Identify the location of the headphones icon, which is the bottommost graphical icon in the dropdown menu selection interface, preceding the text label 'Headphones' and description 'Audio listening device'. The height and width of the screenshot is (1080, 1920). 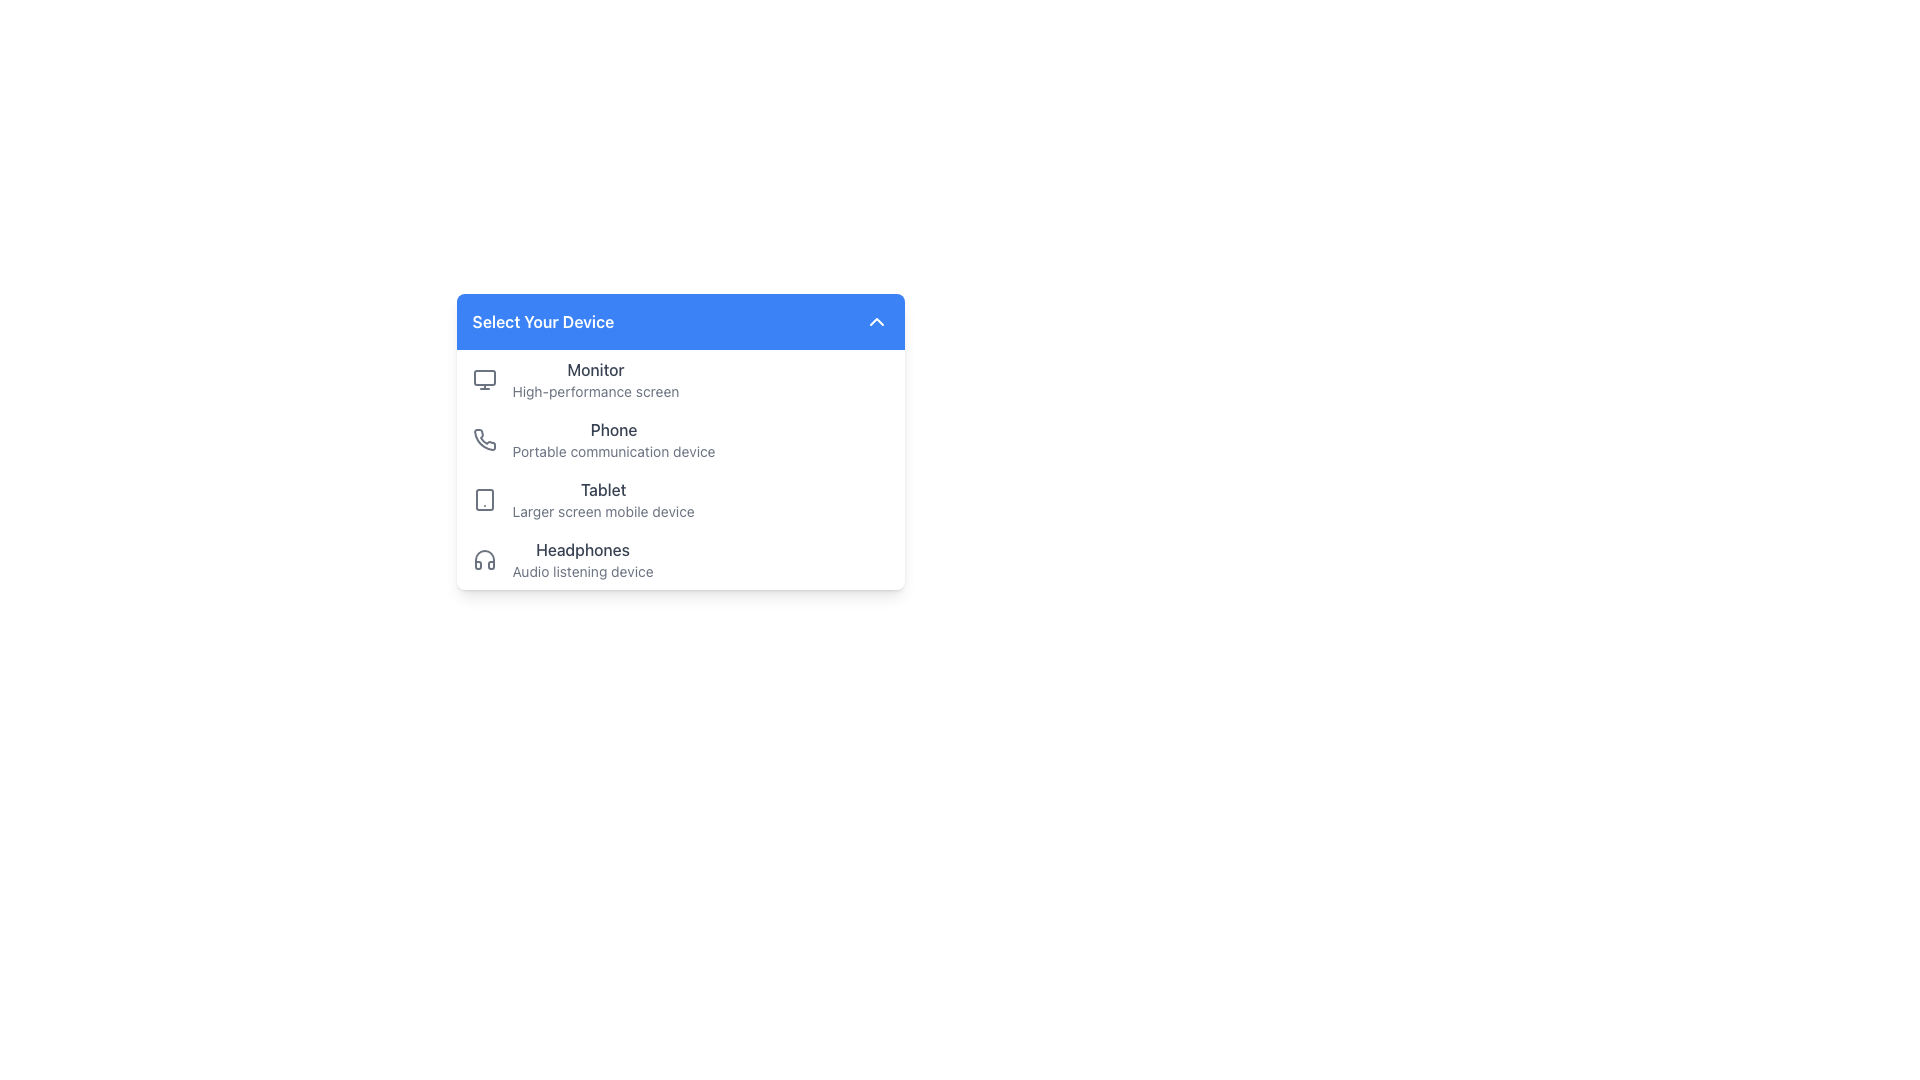
(484, 559).